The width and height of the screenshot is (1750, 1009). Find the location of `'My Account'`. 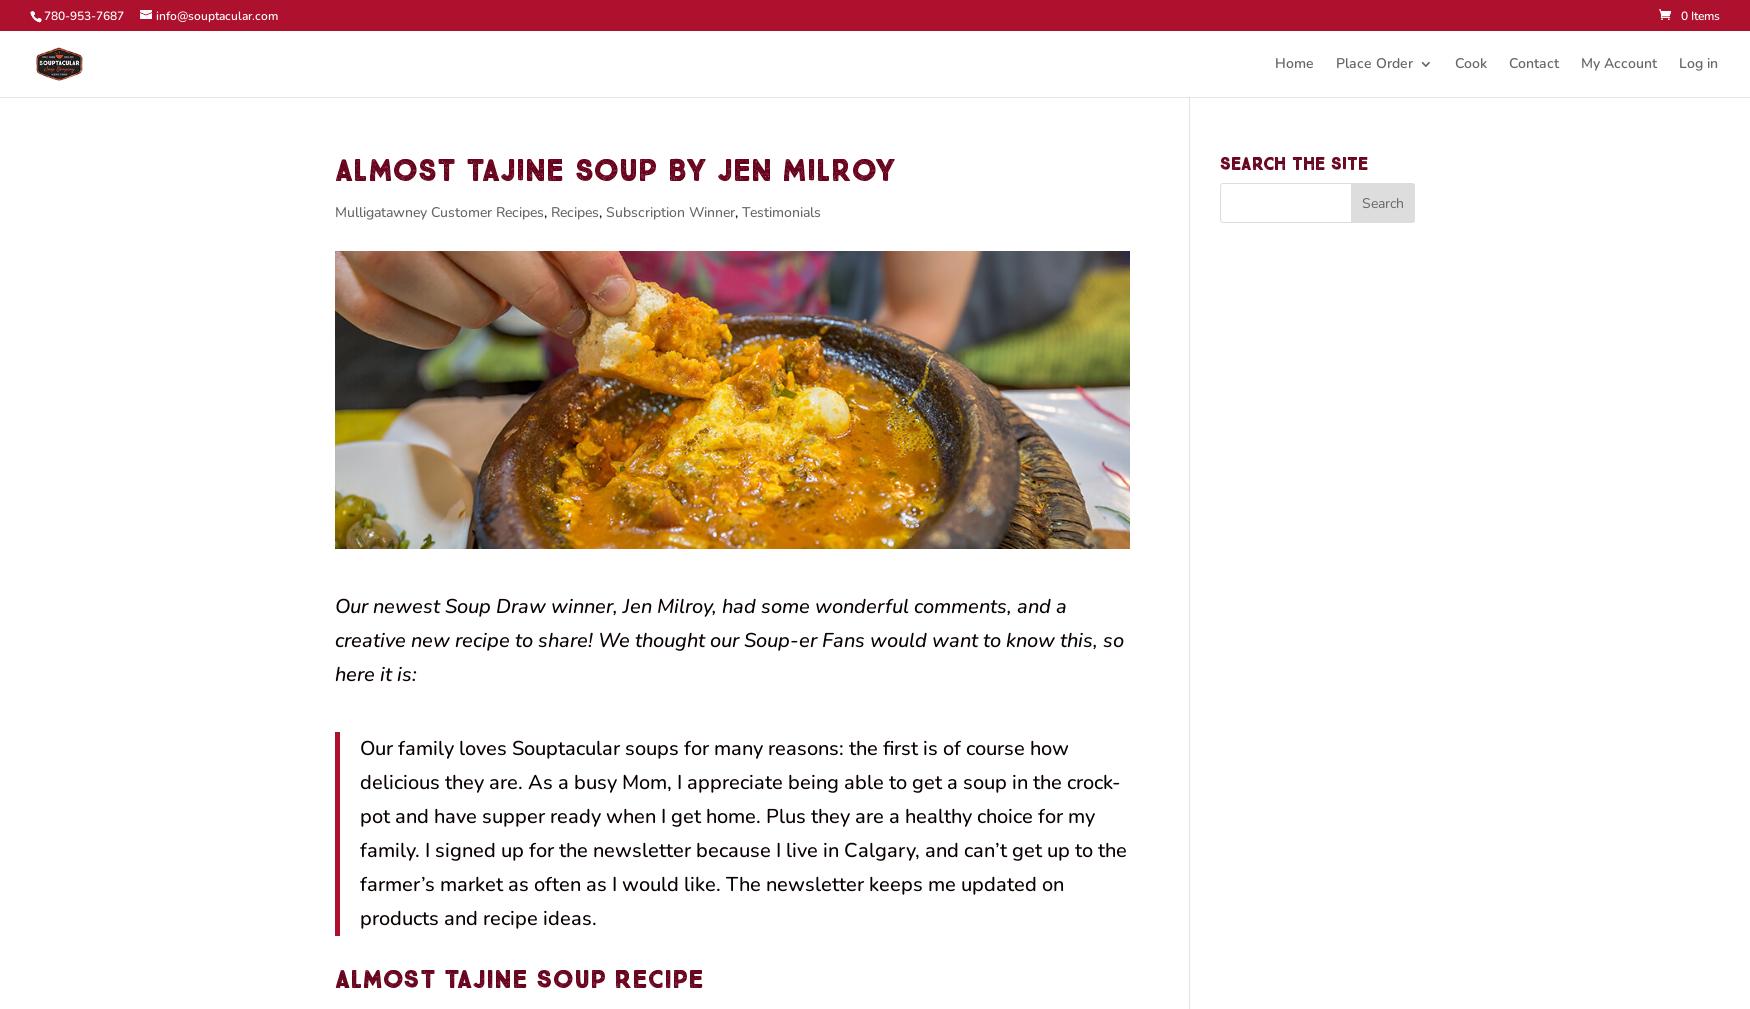

'My Account' is located at coordinates (1618, 62).